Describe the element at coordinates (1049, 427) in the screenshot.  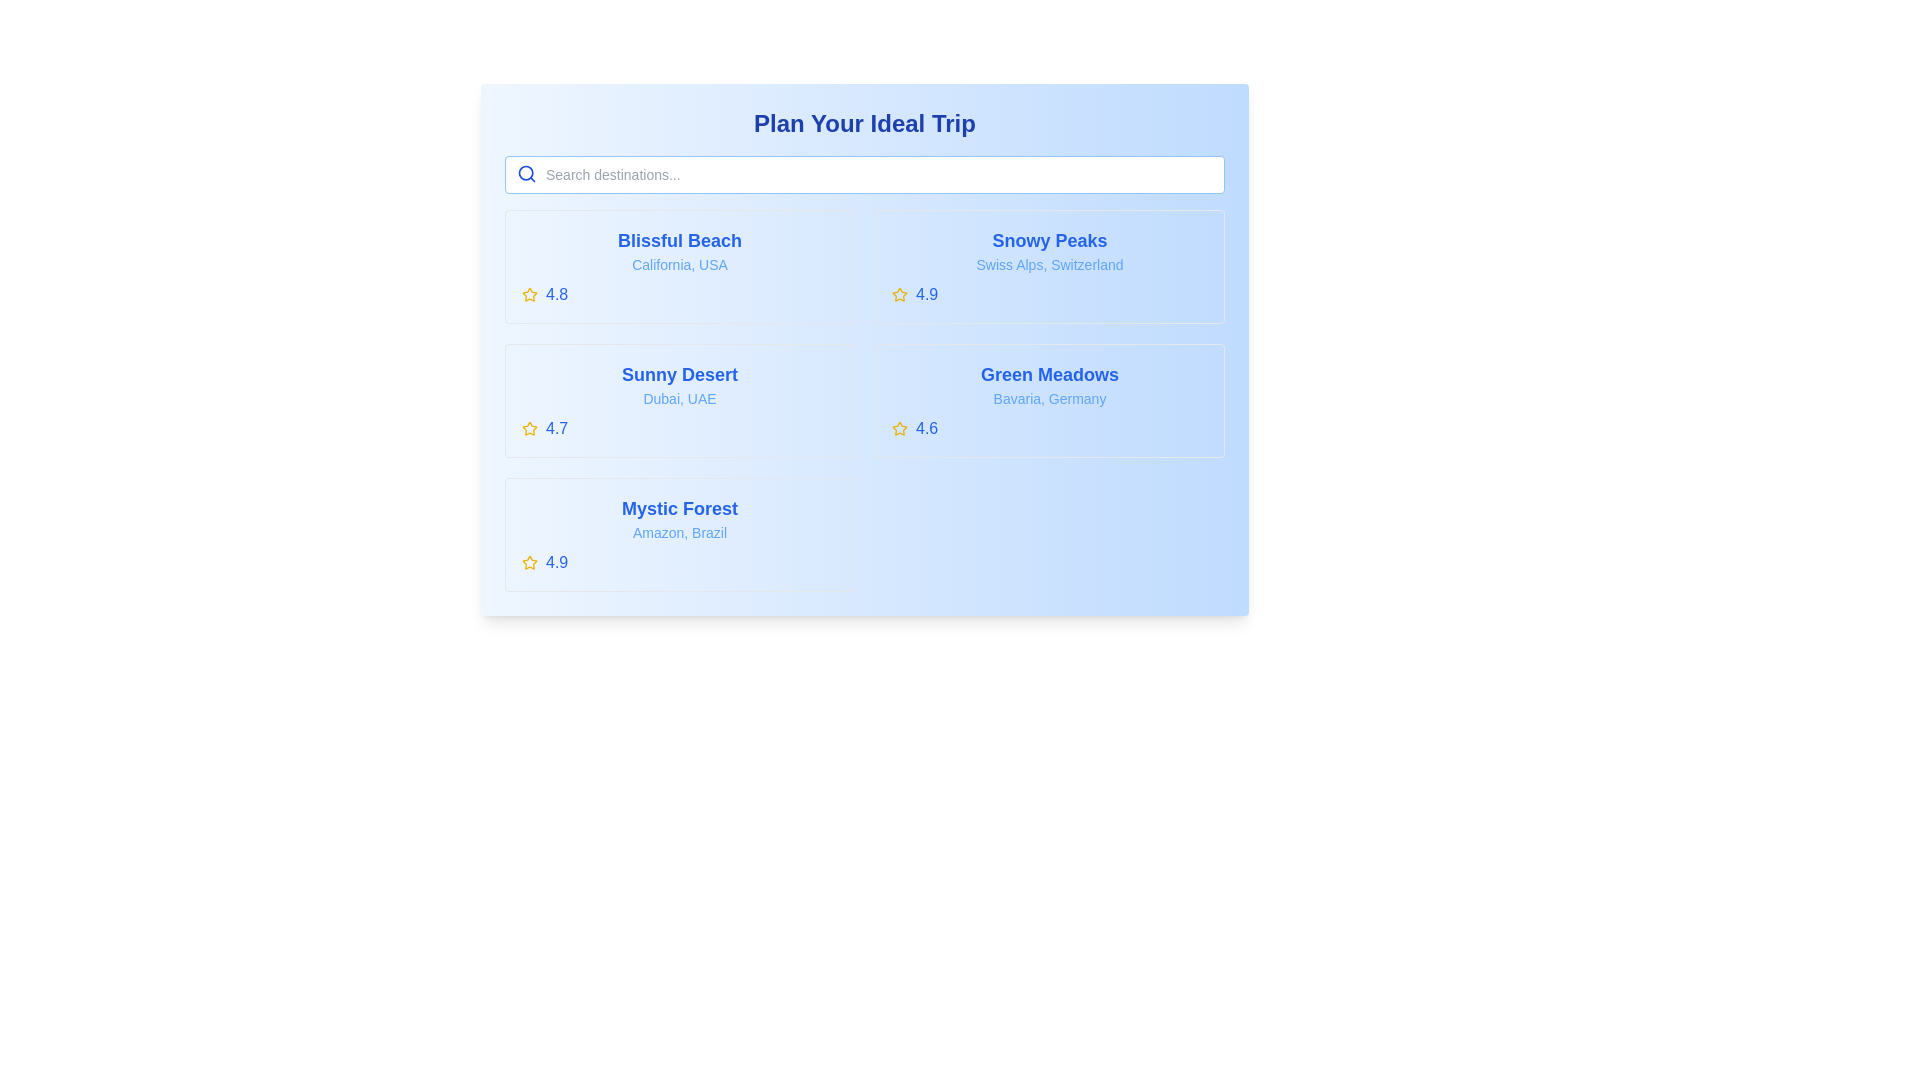
I see `the Rating display component located at the bottom of the 'Green Meadows' card, which shows a star and a numerical rating` at that location.